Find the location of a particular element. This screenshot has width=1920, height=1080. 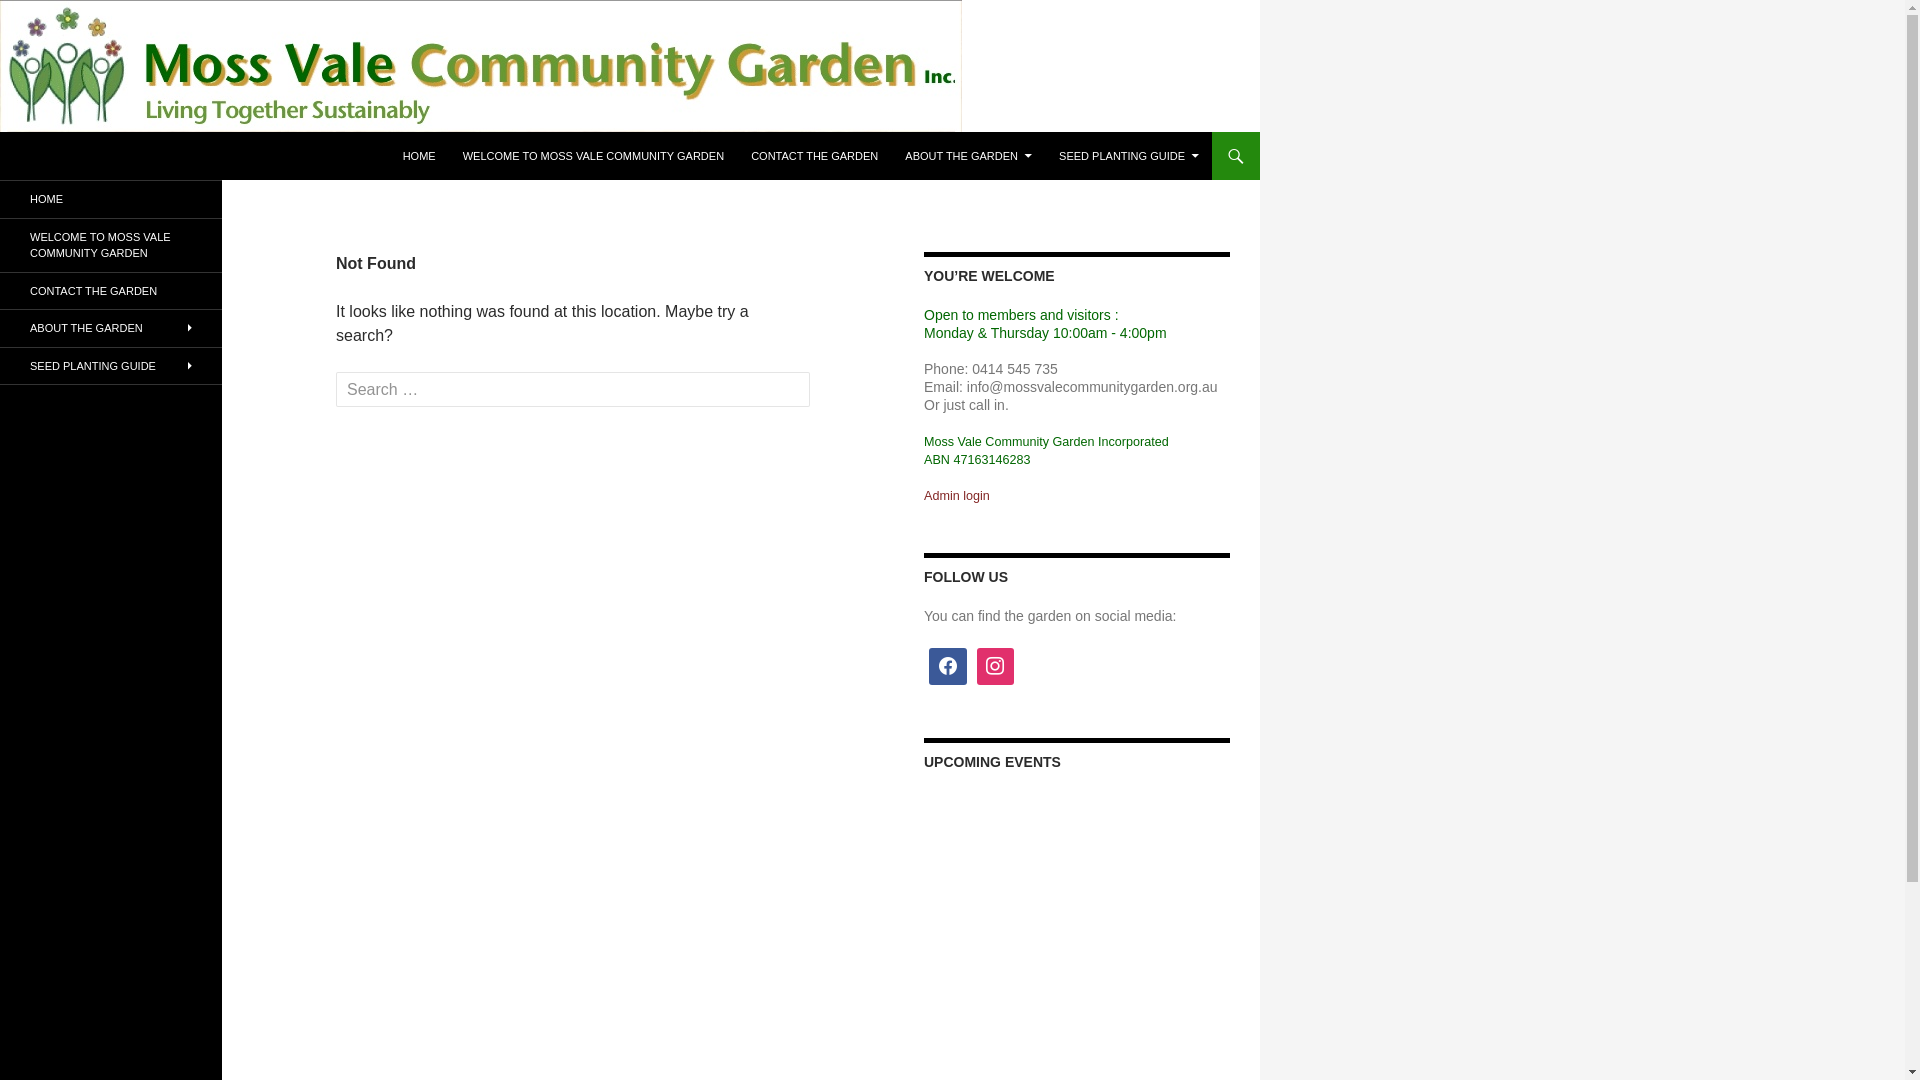

'Moss Vale Community Garden' is located at coordinates (158, 154).